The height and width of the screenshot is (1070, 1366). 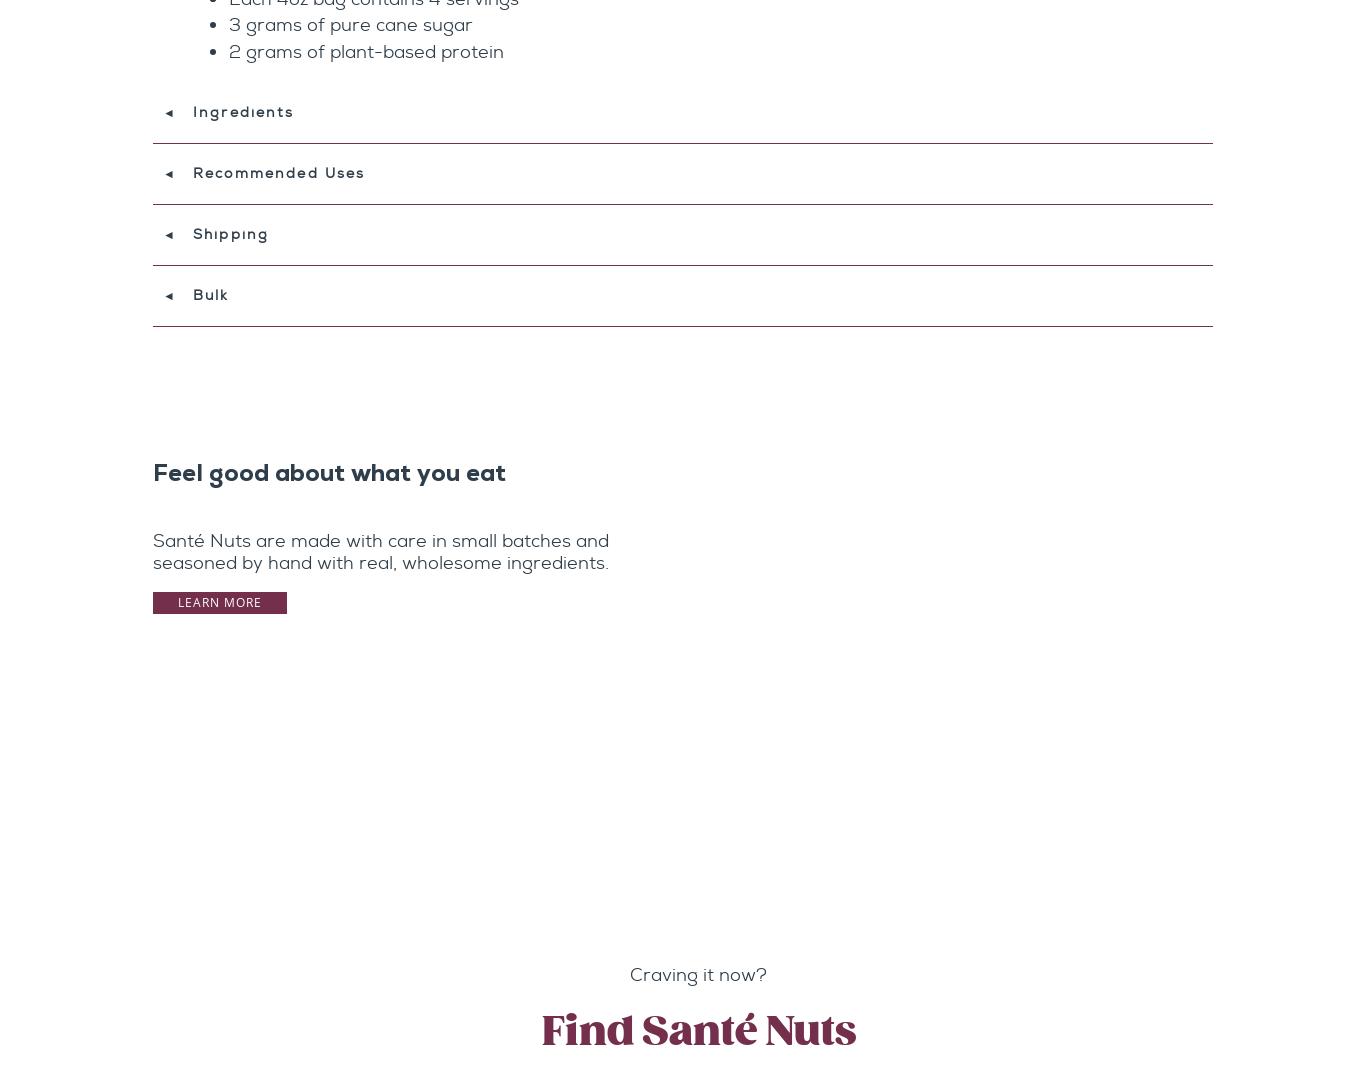 I want to click on 'Santé Nuts are made with care in small batches and seasoned by hand with real, wholesome ingredients.', so click(x=379, y=551).